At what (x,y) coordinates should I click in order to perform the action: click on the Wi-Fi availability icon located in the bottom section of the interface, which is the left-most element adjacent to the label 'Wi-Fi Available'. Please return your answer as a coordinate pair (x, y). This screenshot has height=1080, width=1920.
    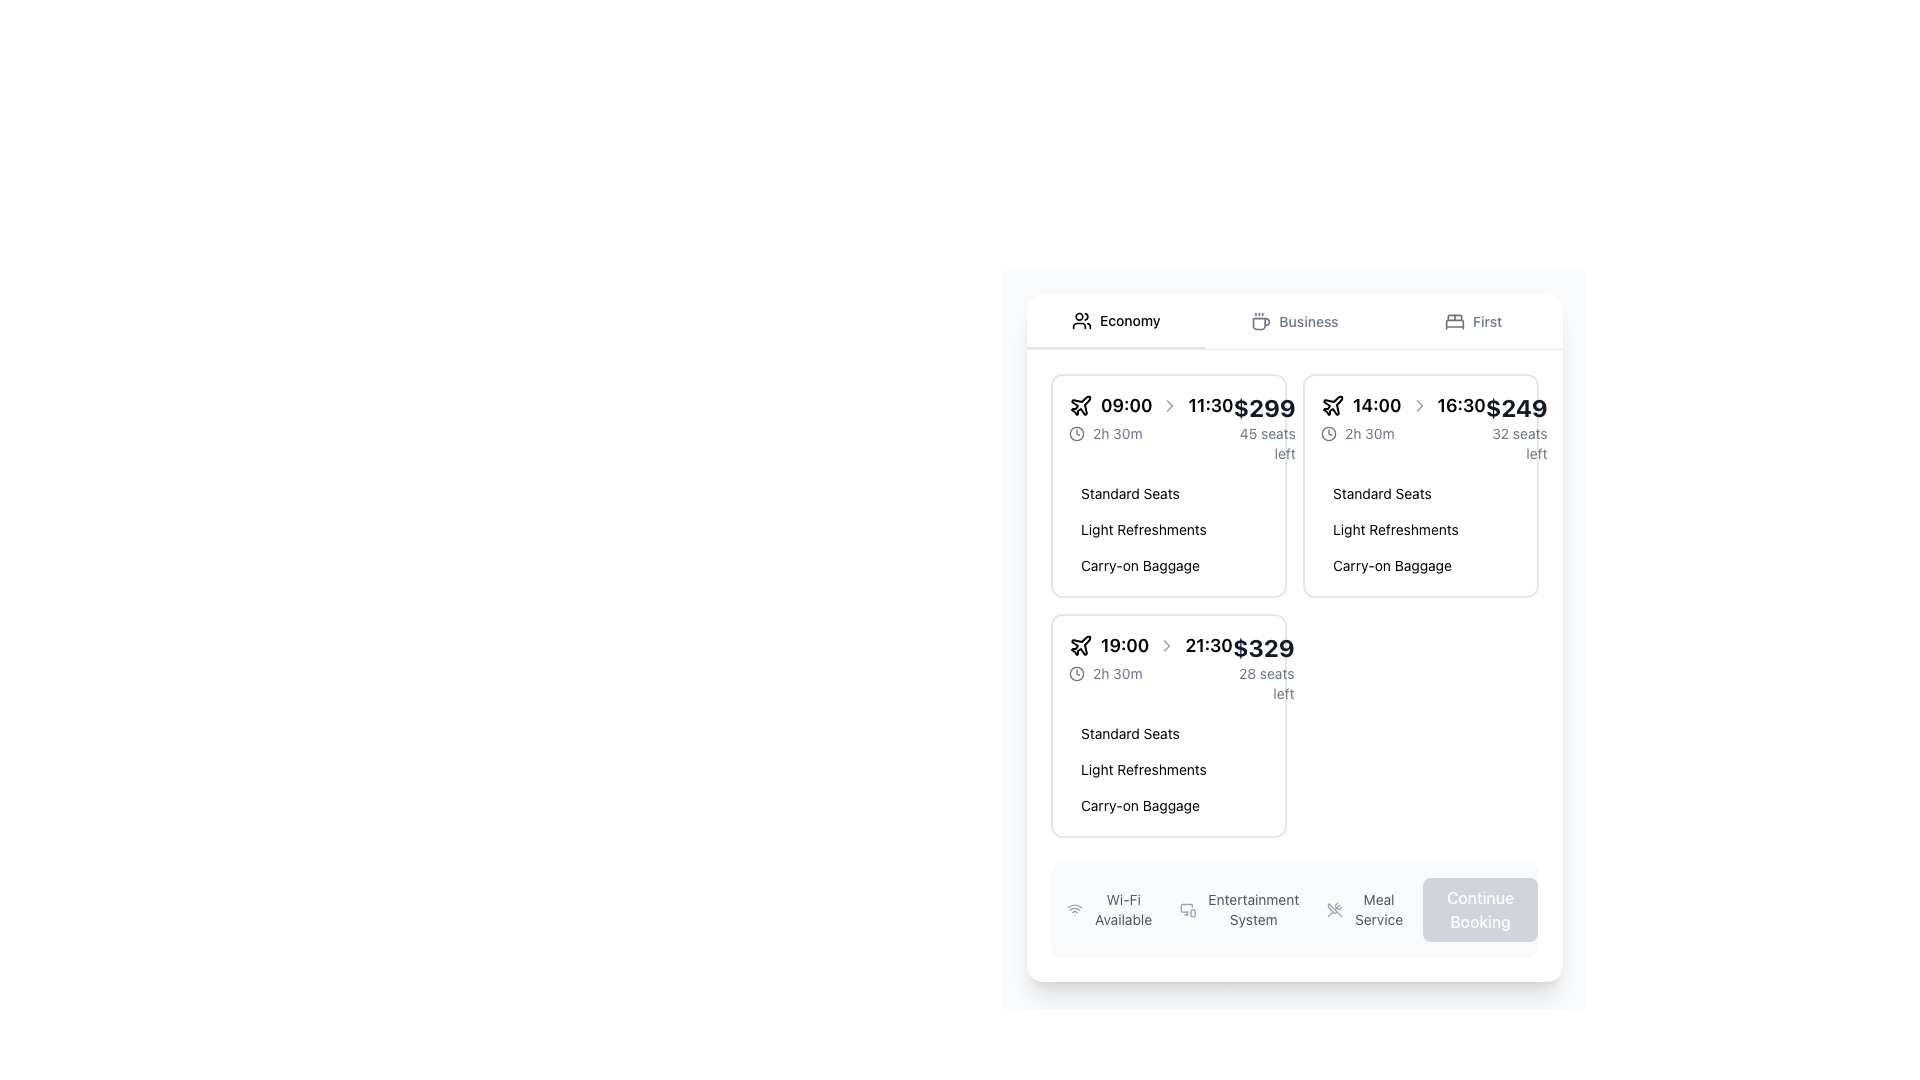
    Looking at the image, I should click on (1074, 910).